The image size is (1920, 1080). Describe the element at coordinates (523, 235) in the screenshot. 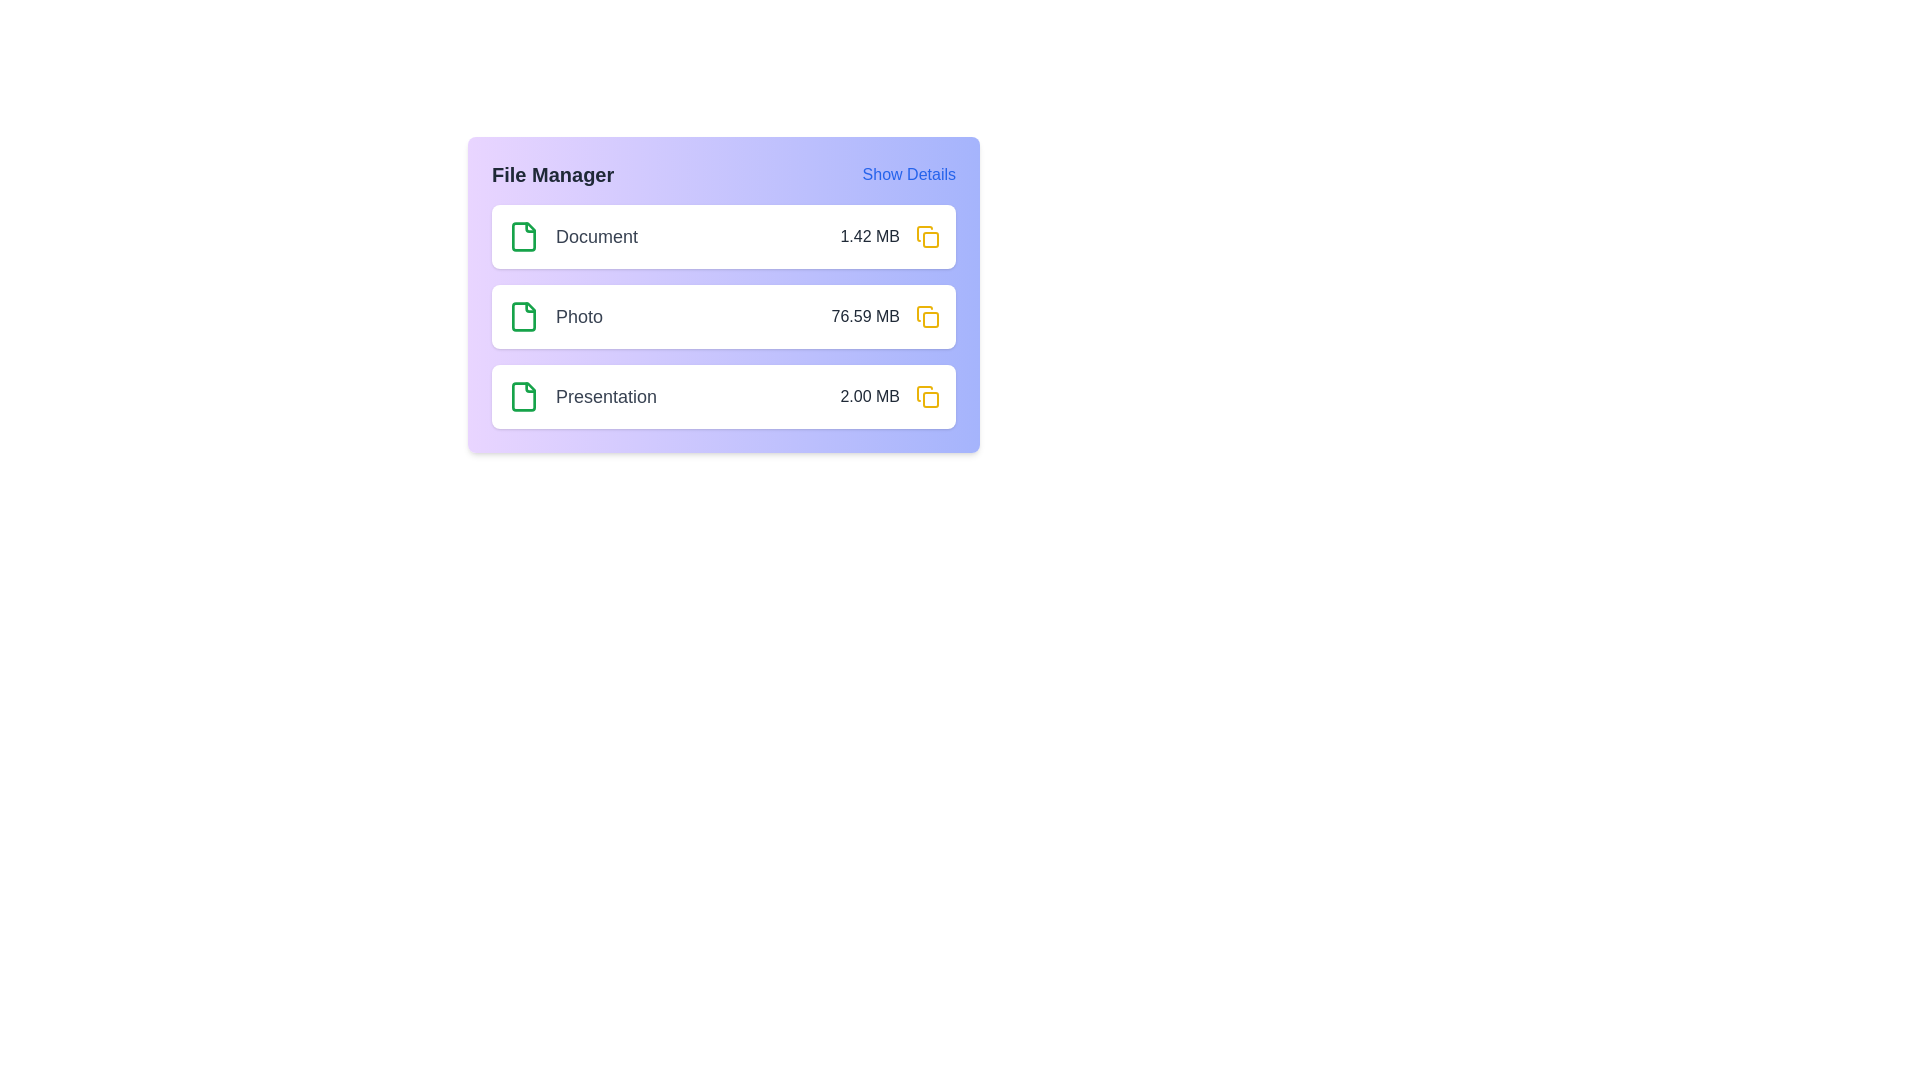

I see `the document file icon located at the leftmost part of the 'Document' row in the file manager area, which is positioned above the file size information '1.42 MB'` at that location.